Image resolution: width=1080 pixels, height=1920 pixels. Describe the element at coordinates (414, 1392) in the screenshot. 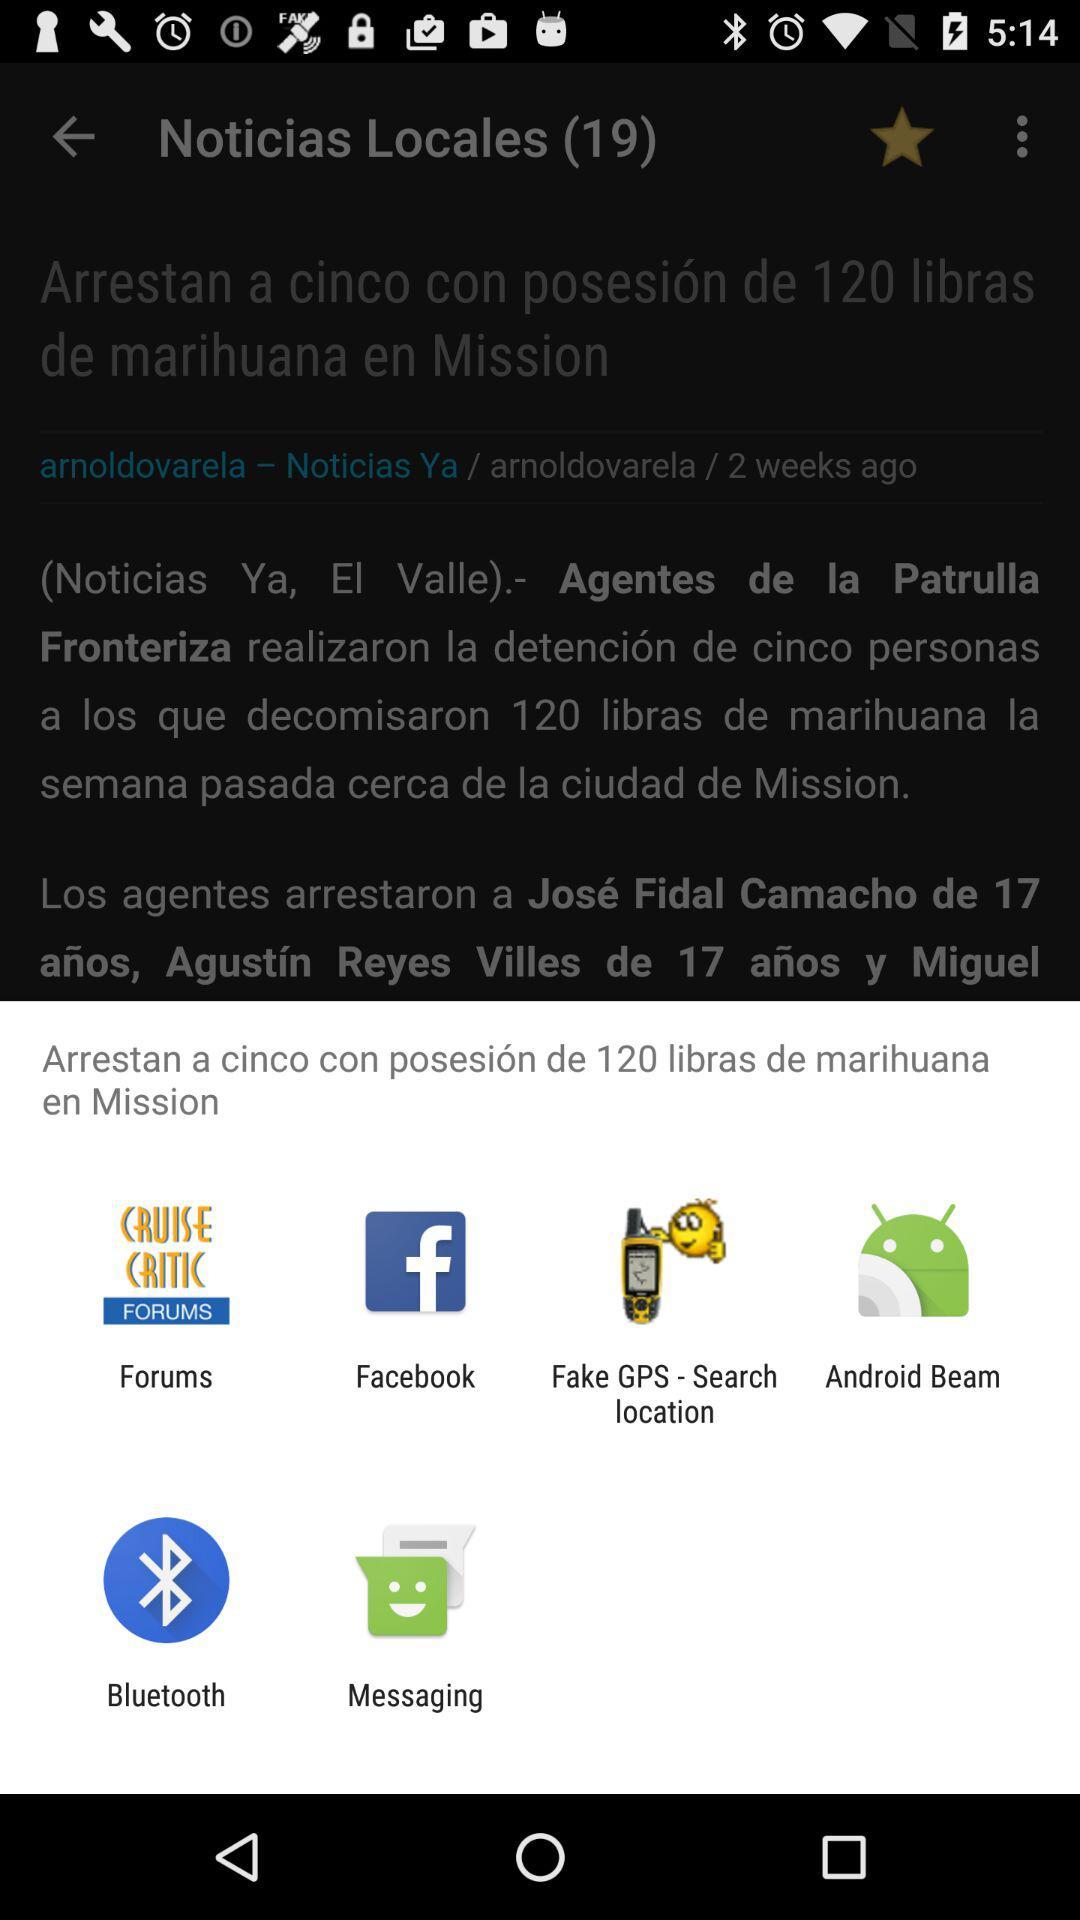

I see `the app next to the fake gps search icon` at that location.